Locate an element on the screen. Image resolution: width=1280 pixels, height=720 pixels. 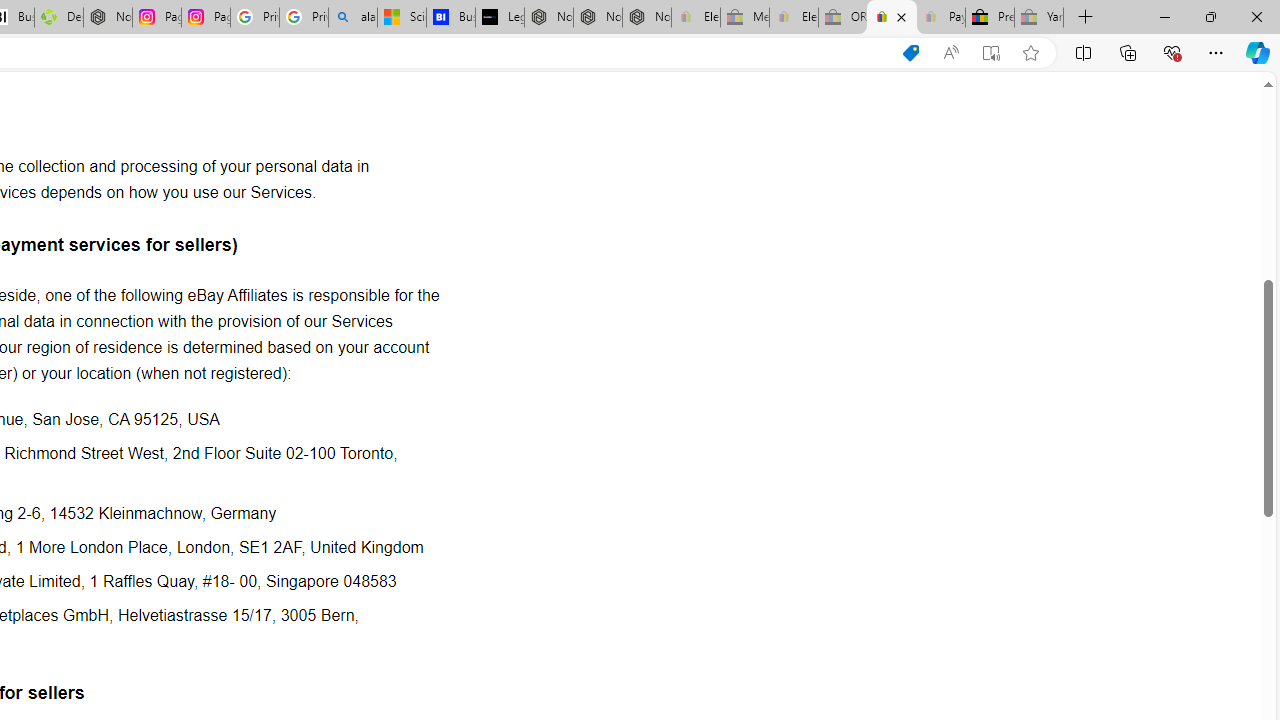
'Payments Terms of Use | eBay.com - Sleeping' is located at coordinates (939, 17).